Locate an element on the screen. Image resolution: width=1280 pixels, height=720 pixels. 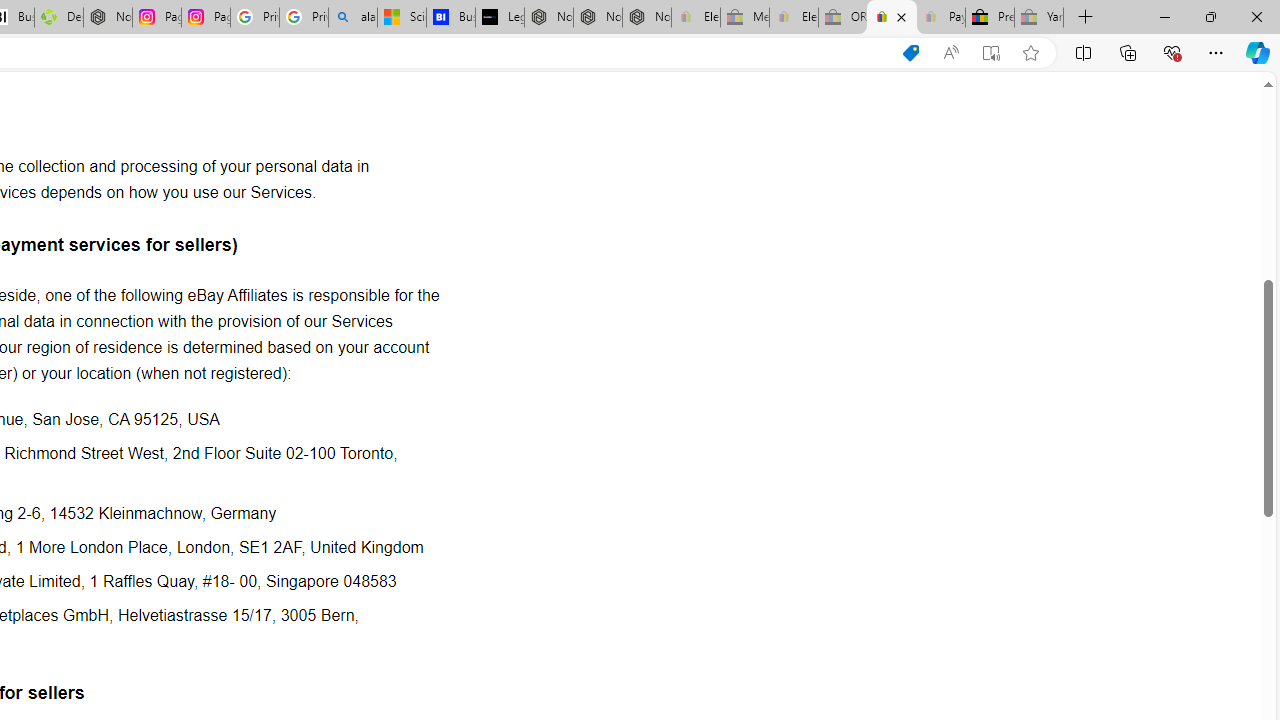
'Payments Terms of Use | eBay.com - Sleeping' is located at coordinates (939, 17).